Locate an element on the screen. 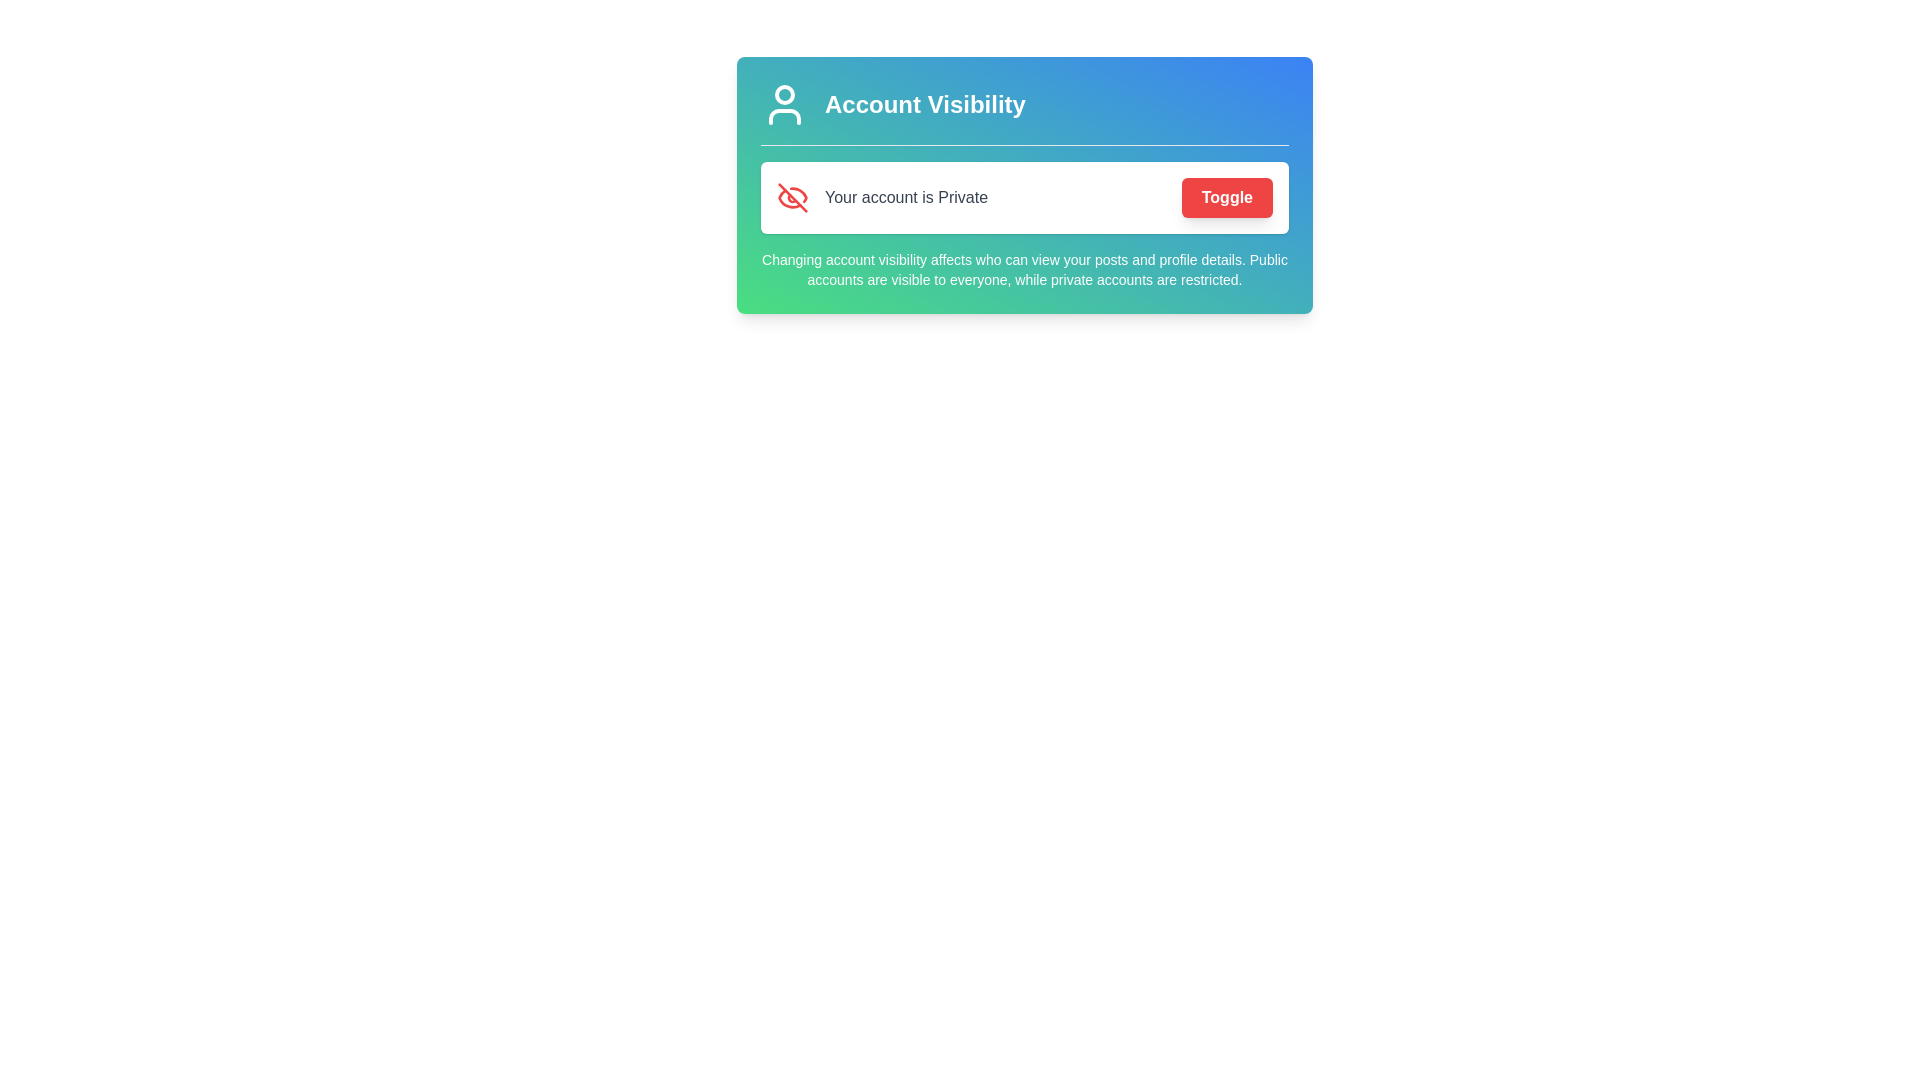 The height and width of the screenshot is (1080, 1920). the circular user head icon within the 'Account Visibility' card located at the top-left of the SVG structure is located at coordinates (784, 95).